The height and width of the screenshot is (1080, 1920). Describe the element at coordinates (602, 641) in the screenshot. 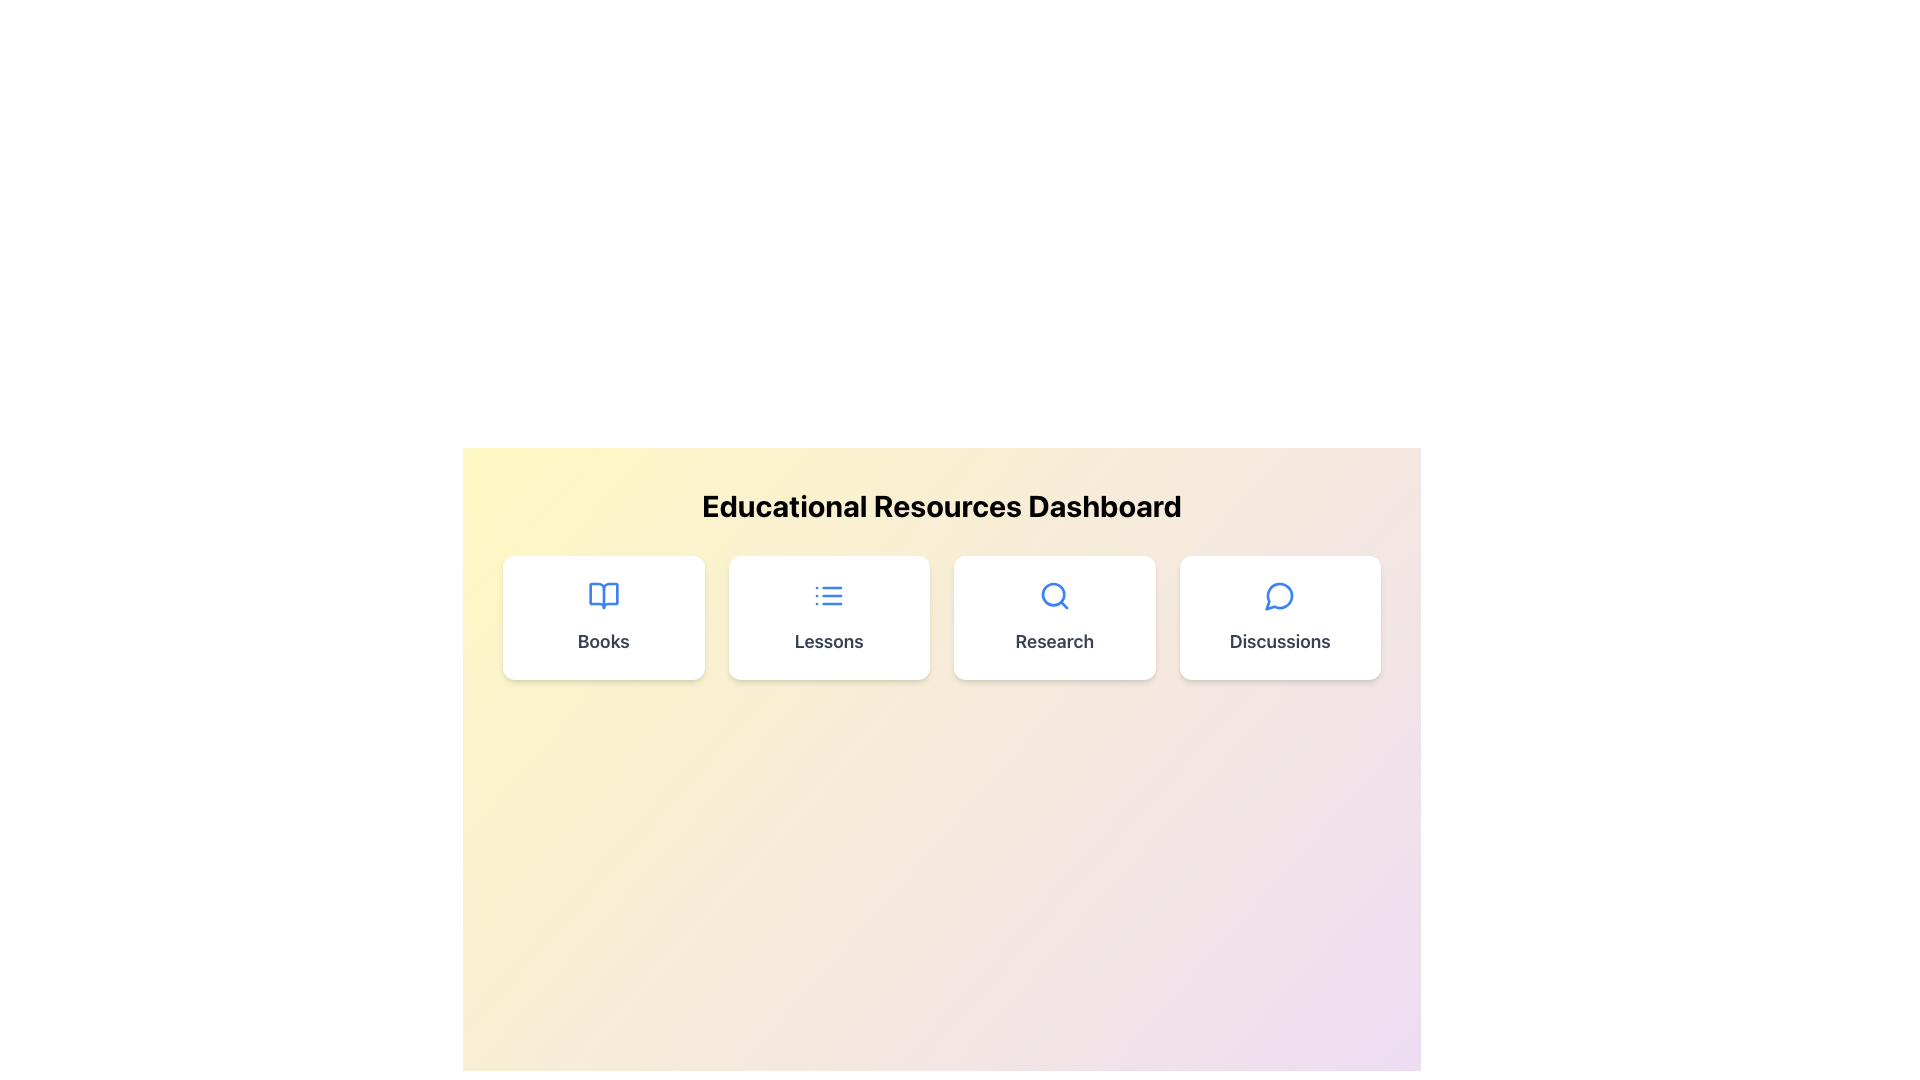

I see `the text element that serves as a label indicating the purpose of the card related to books, located at the bottom of the first card on the far left, beneath an icon of an open book` at that location.